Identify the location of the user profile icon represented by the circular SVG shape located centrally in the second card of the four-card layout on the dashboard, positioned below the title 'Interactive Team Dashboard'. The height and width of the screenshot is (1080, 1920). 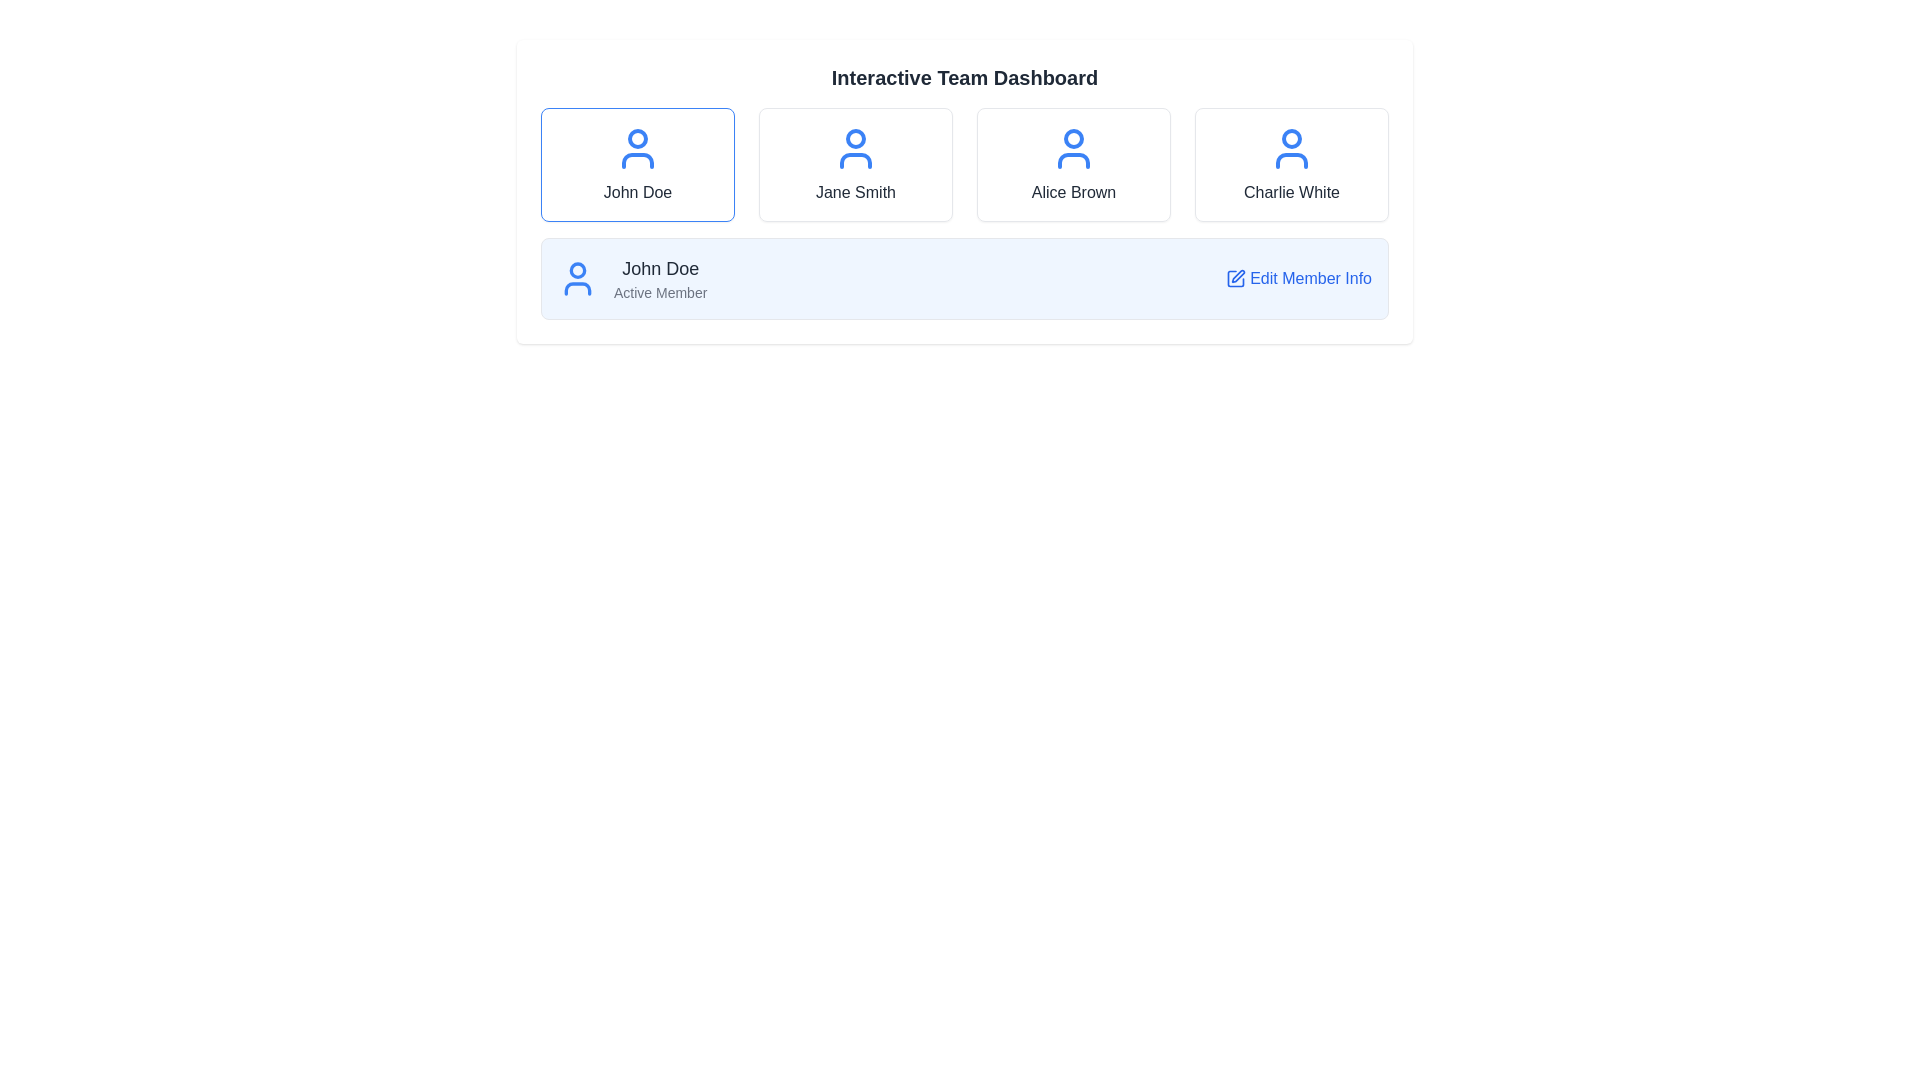
(855, 137).